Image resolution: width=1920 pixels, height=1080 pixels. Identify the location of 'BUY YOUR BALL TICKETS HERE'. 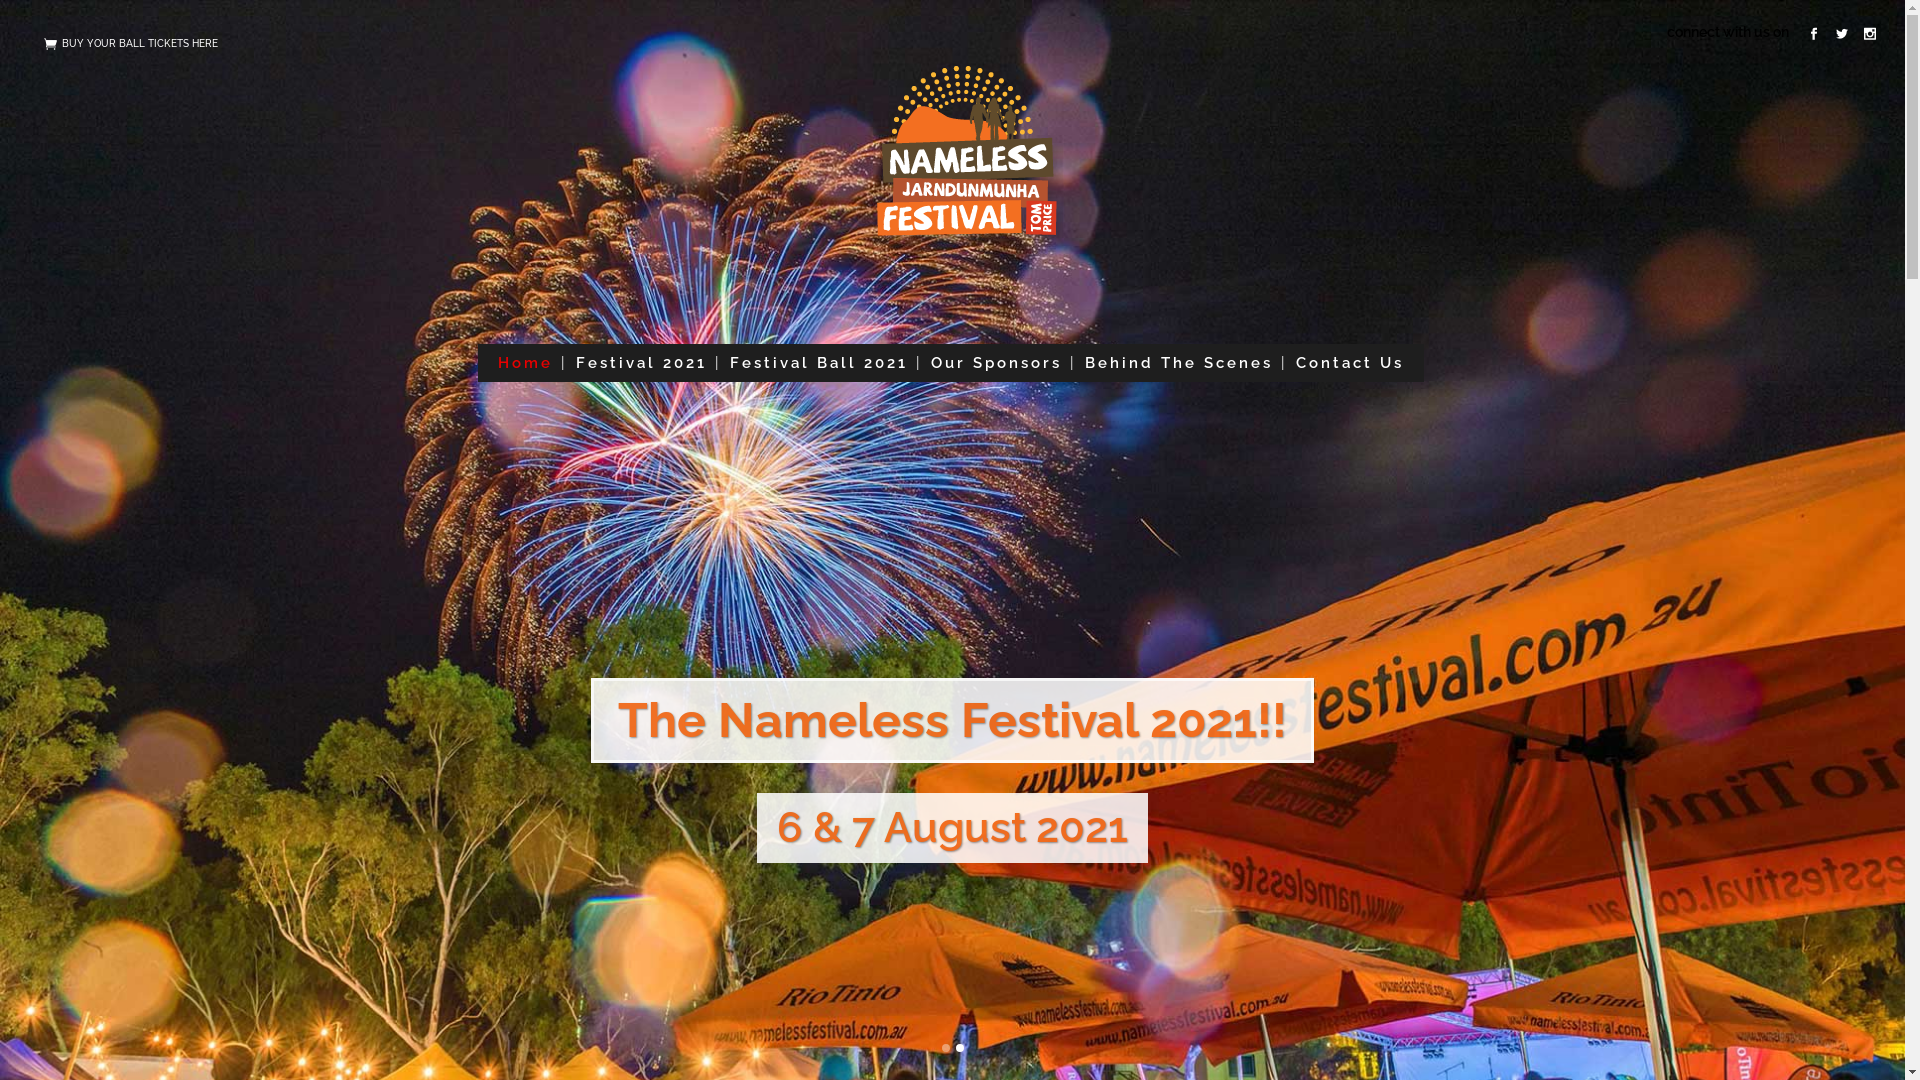
(138, 41).